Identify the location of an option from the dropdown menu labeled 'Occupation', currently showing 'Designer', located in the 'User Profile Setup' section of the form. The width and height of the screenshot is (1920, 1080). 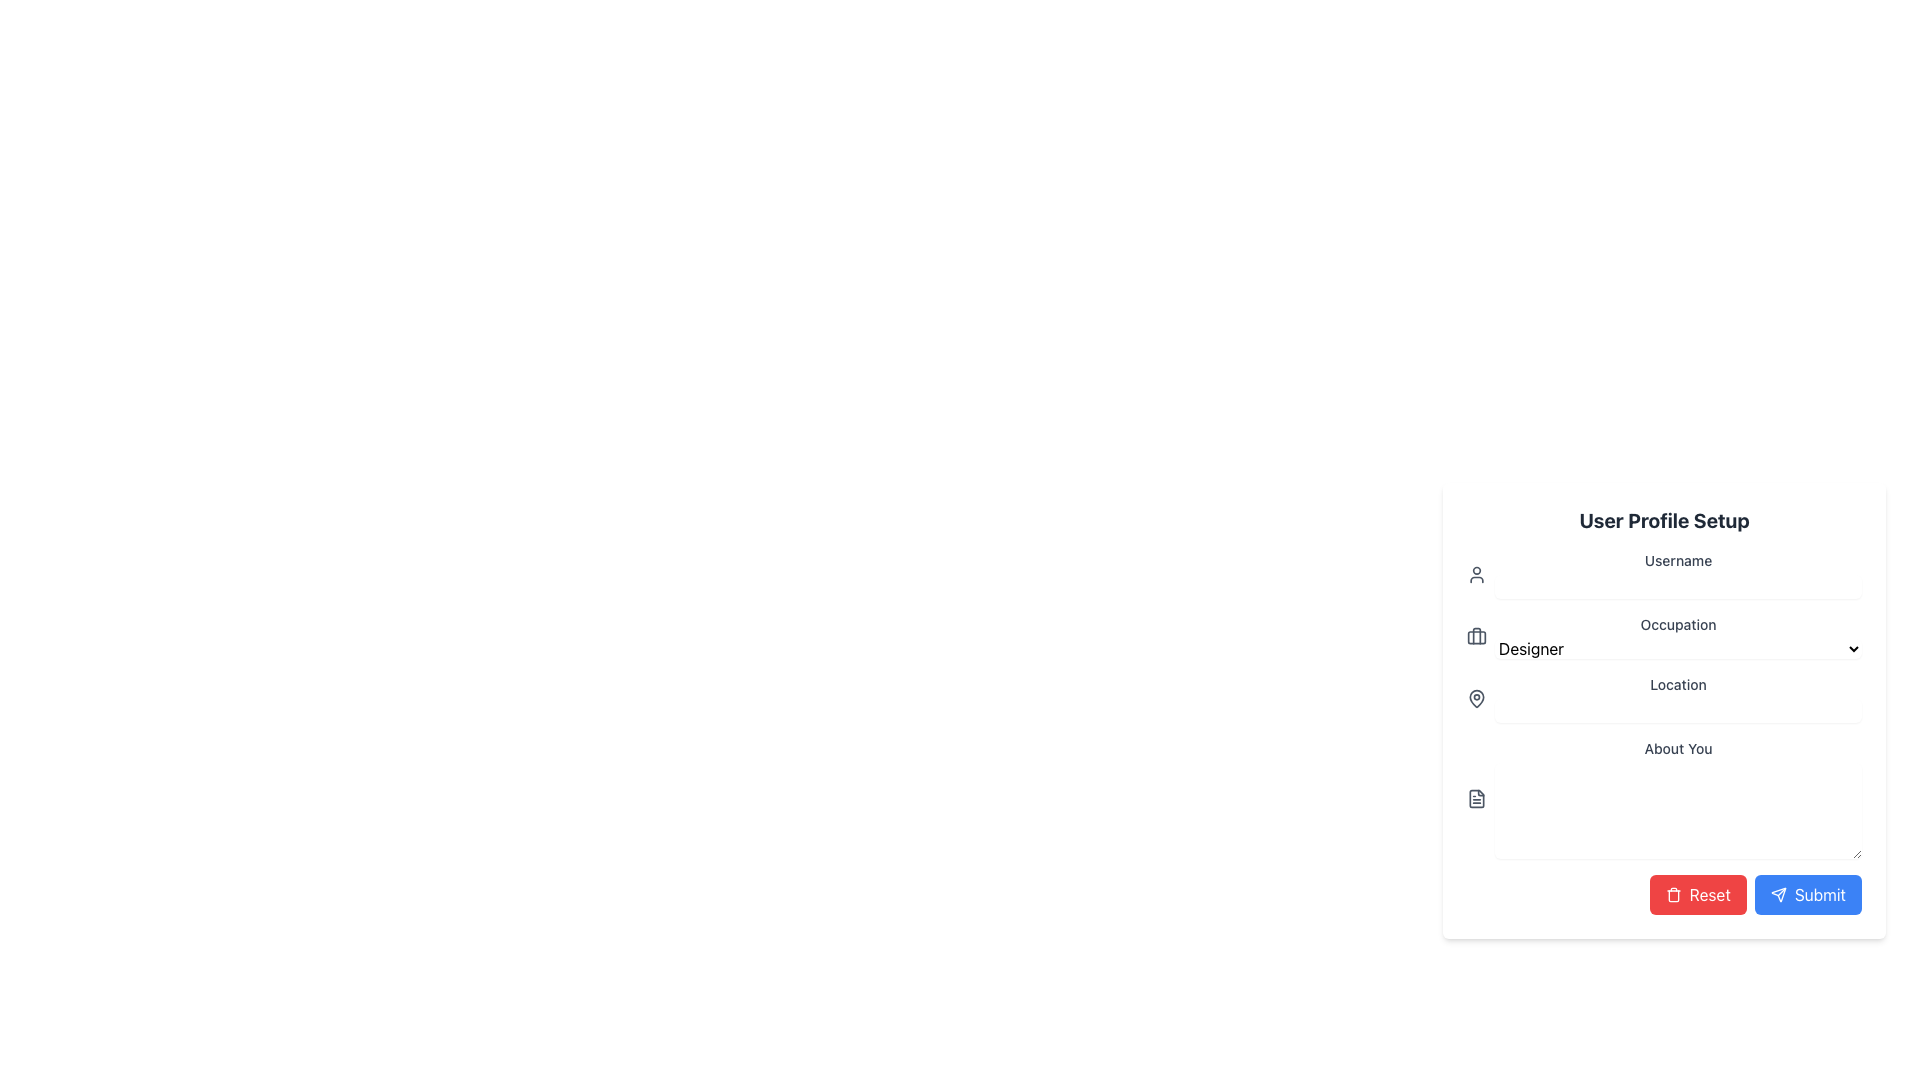
(1678, 636).